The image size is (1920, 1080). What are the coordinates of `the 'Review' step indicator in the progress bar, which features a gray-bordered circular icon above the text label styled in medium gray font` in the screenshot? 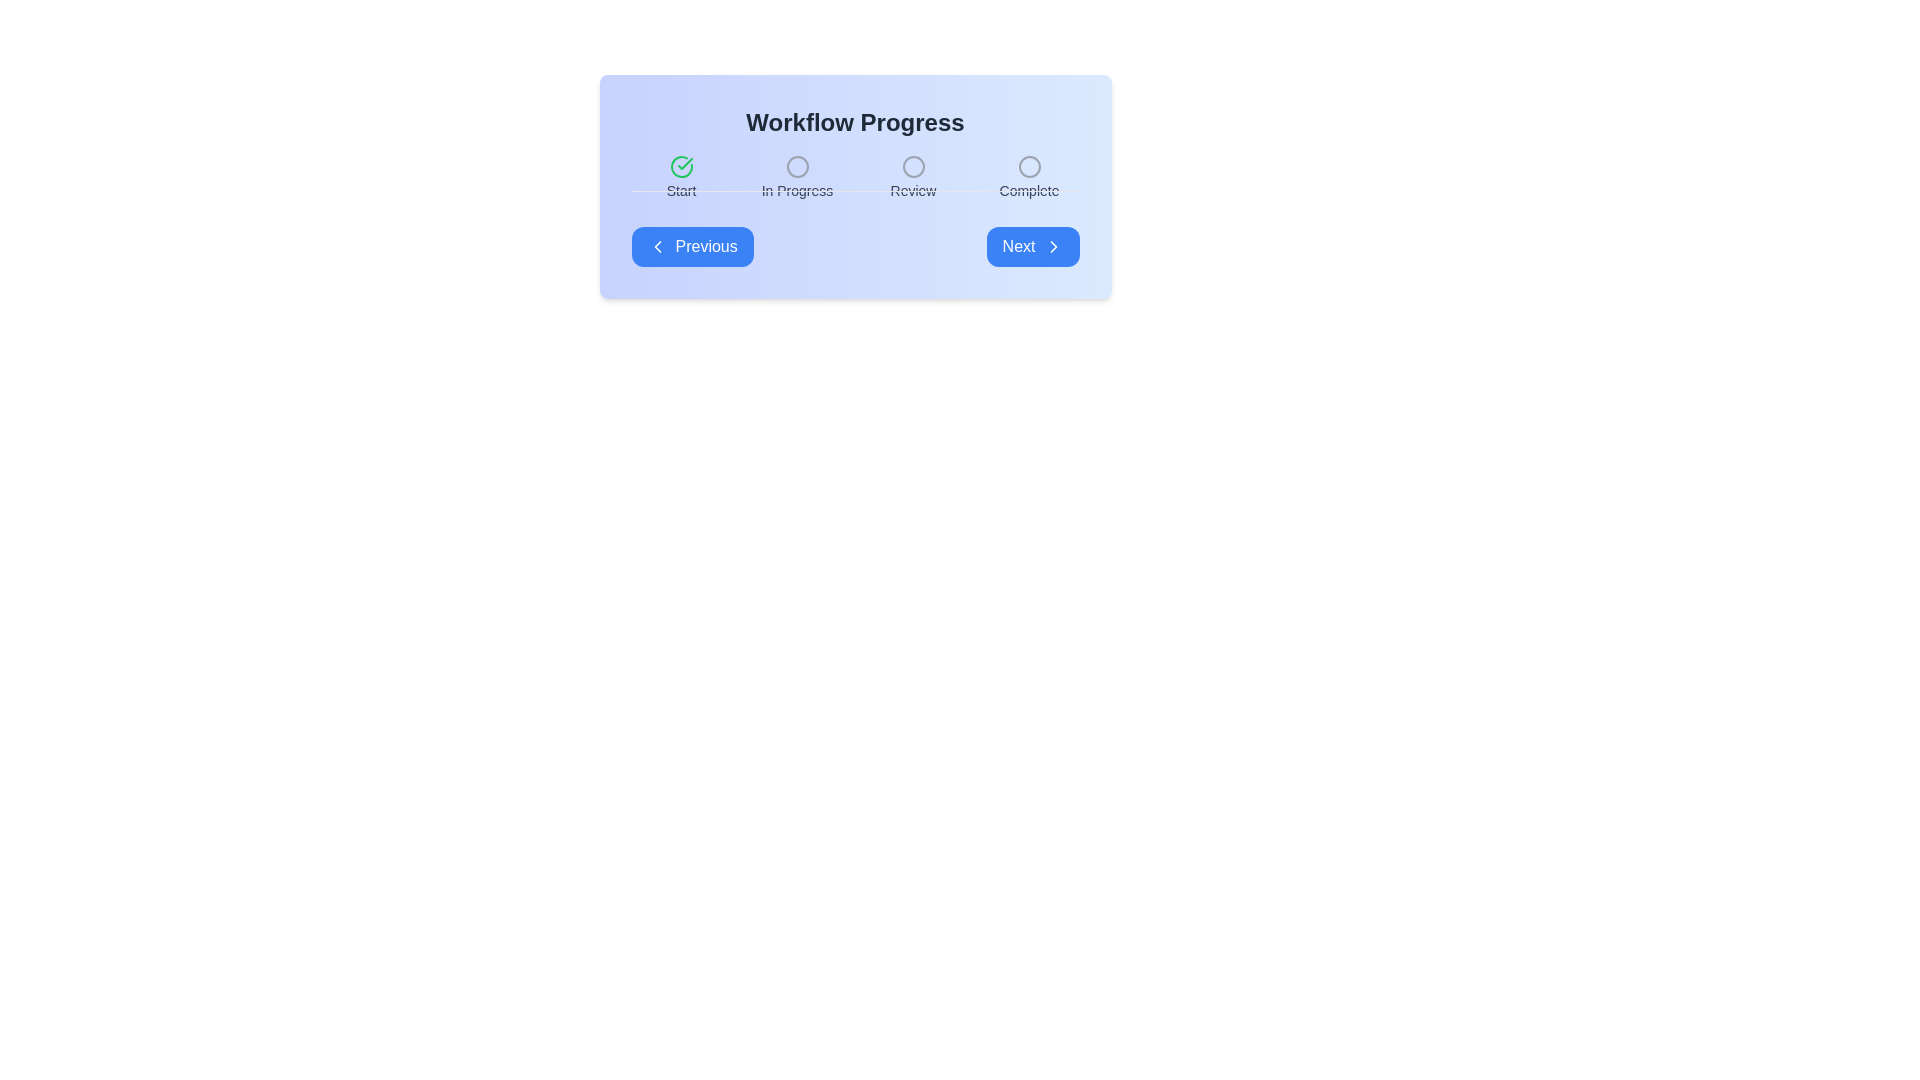 It's located at (912, 177).